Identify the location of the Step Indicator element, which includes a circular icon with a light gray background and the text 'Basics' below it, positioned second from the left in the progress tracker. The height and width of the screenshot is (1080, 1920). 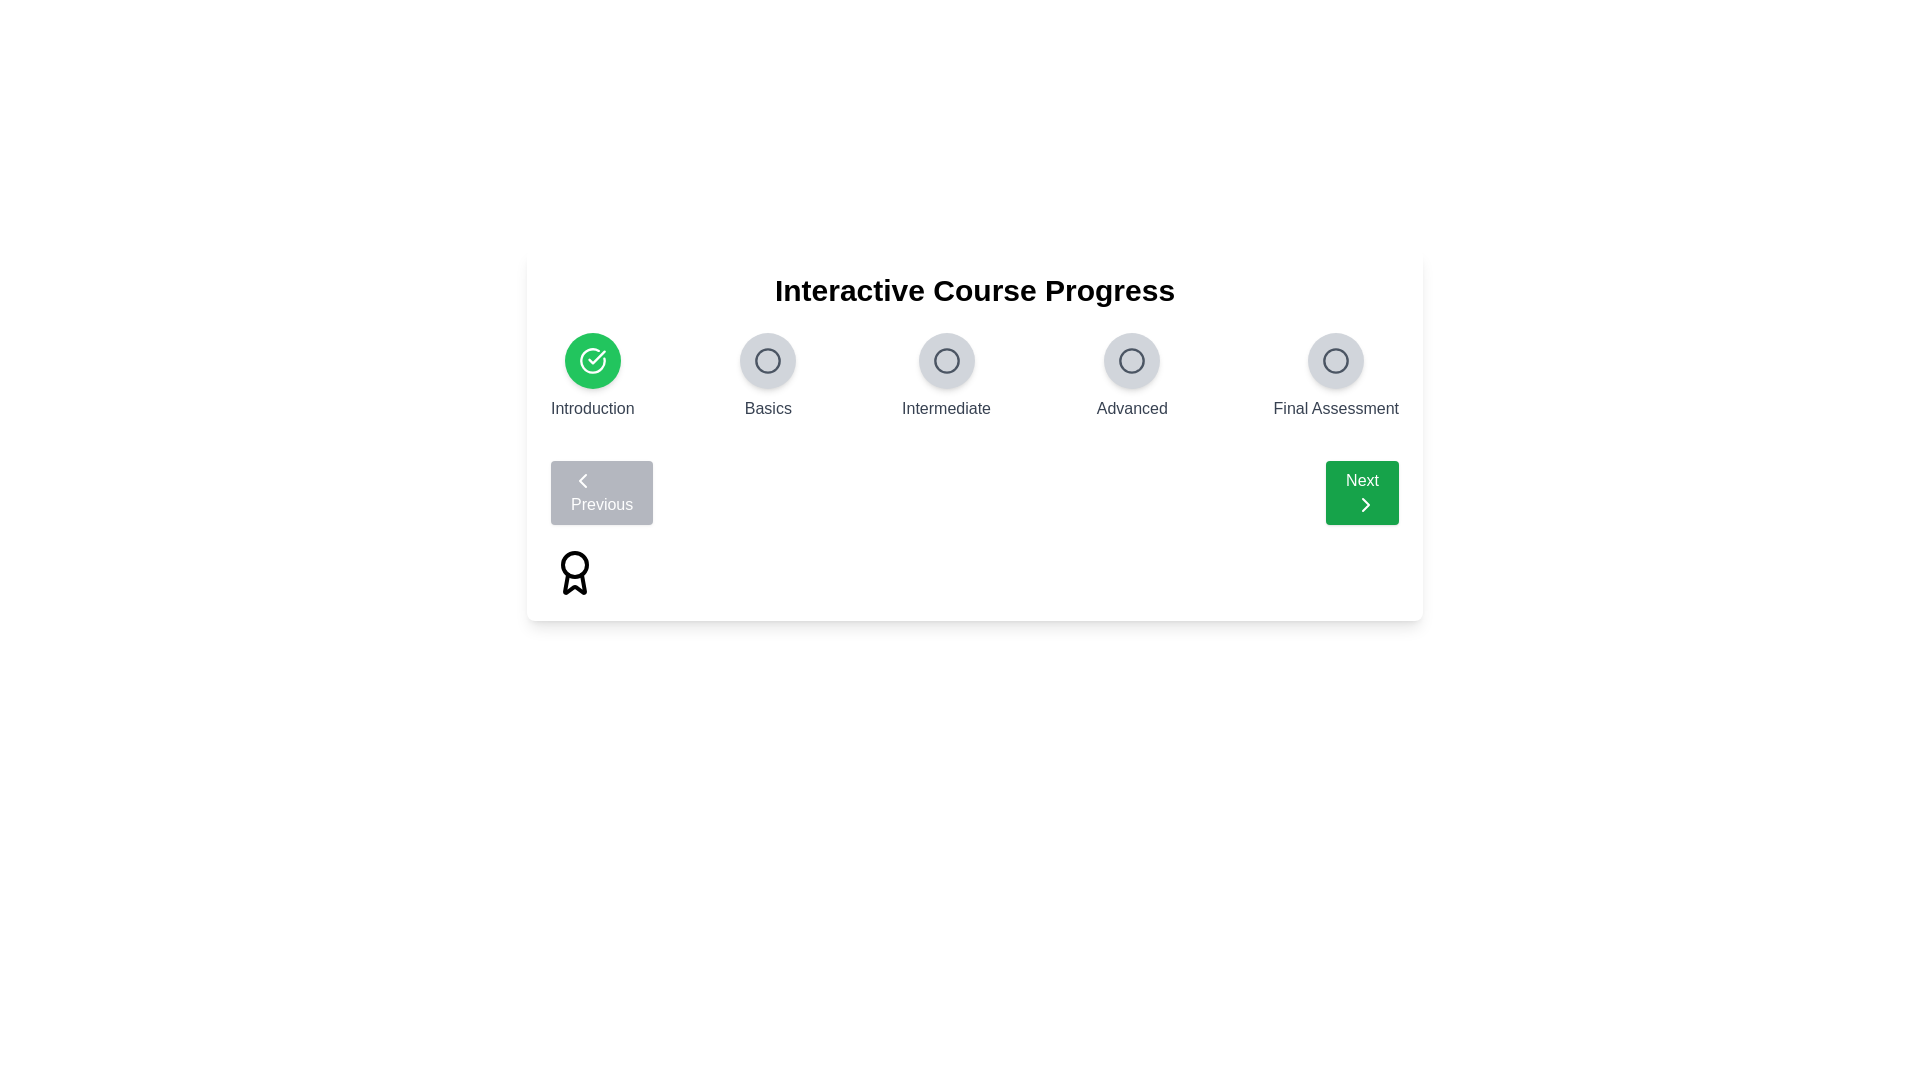
(767, 377).